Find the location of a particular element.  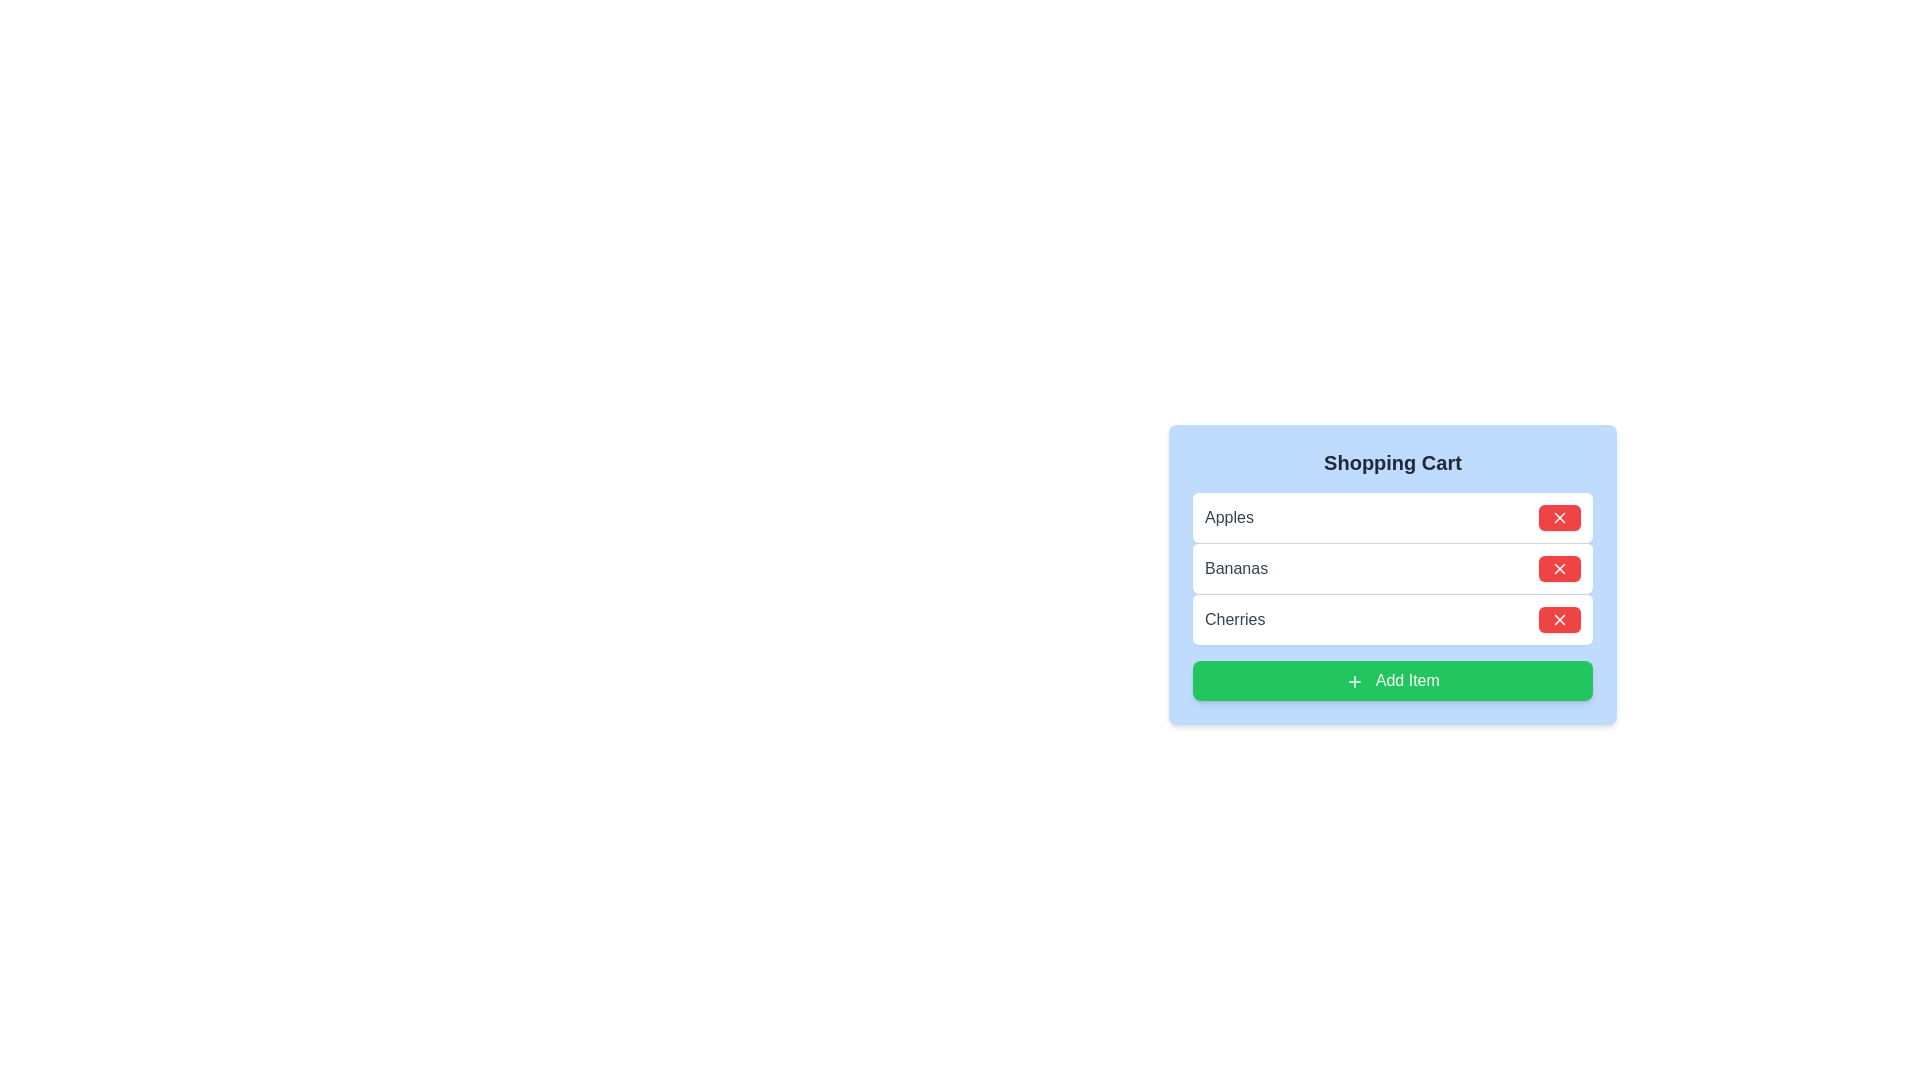

the 'Add Item' button icon is located at coordinates (1355, 680).